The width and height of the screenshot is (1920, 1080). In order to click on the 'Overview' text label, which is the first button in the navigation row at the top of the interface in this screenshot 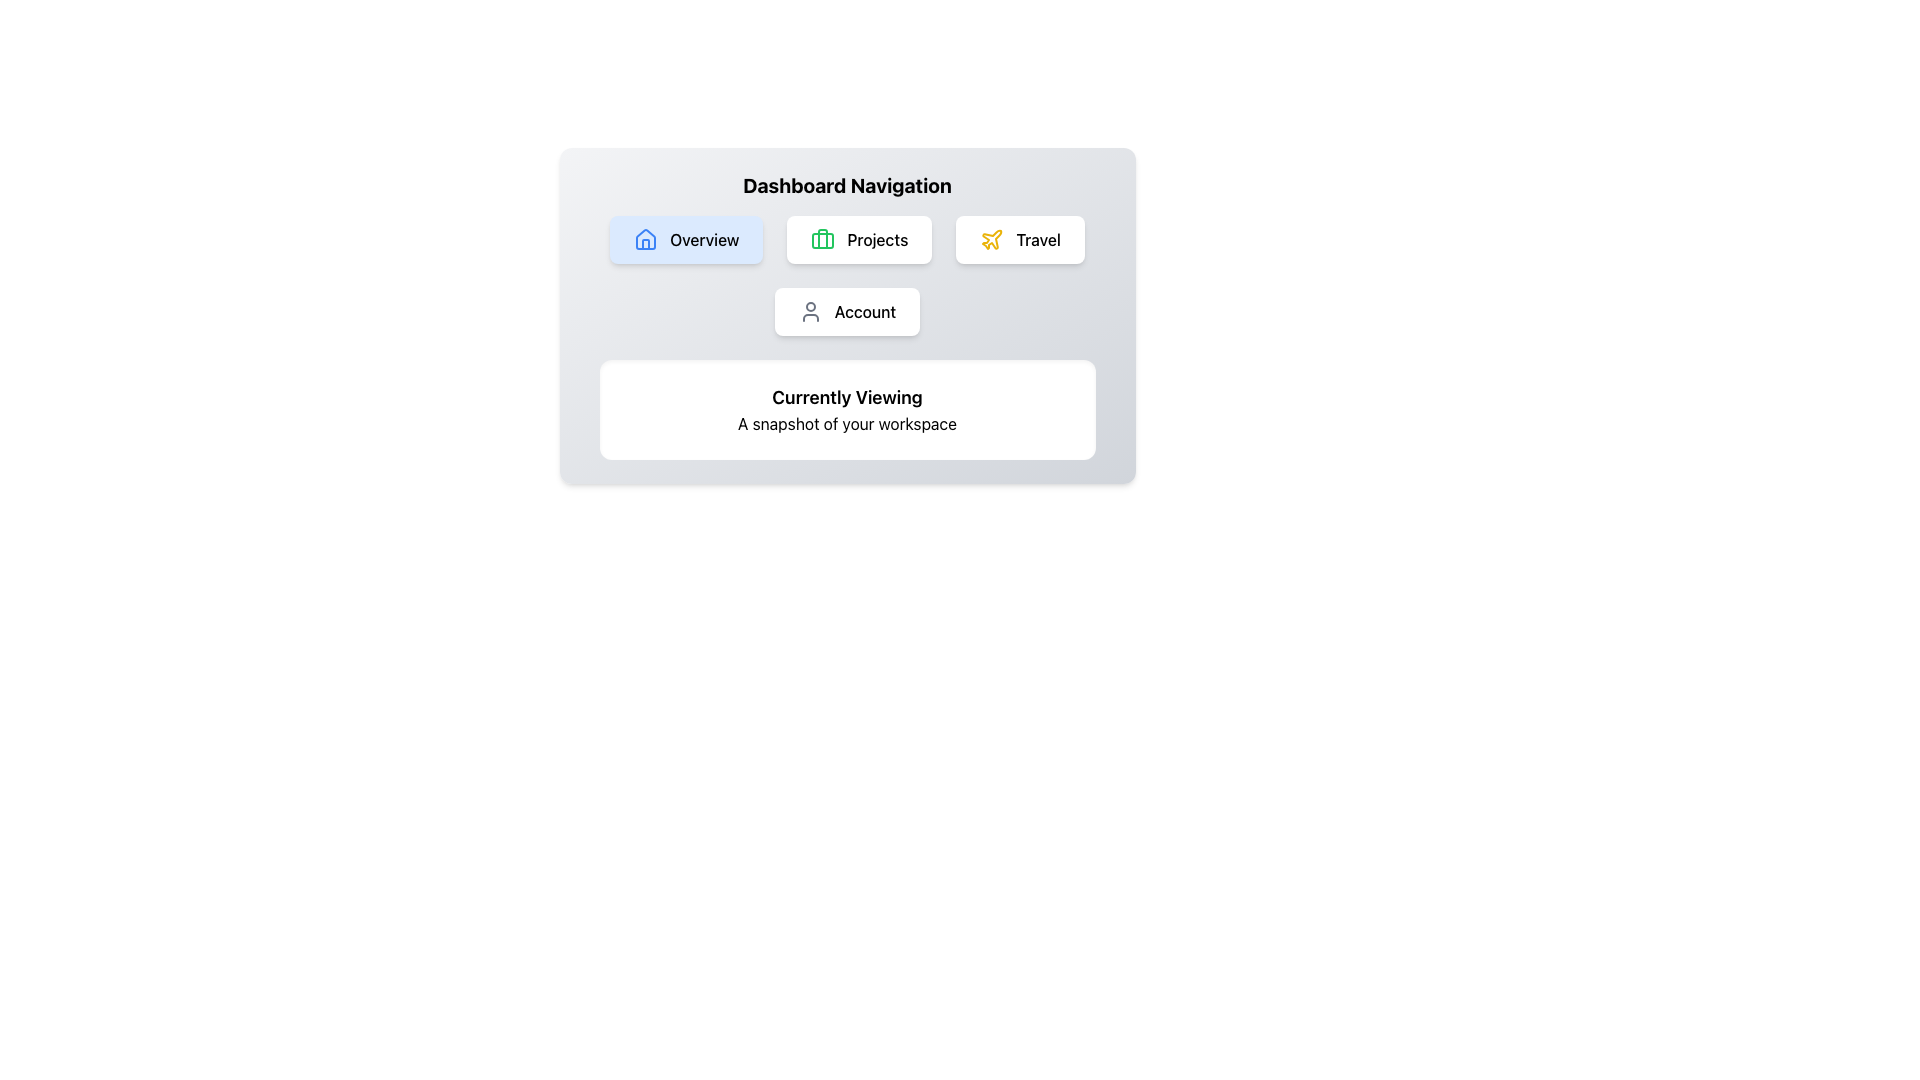, I will do `click(704, 238)`.